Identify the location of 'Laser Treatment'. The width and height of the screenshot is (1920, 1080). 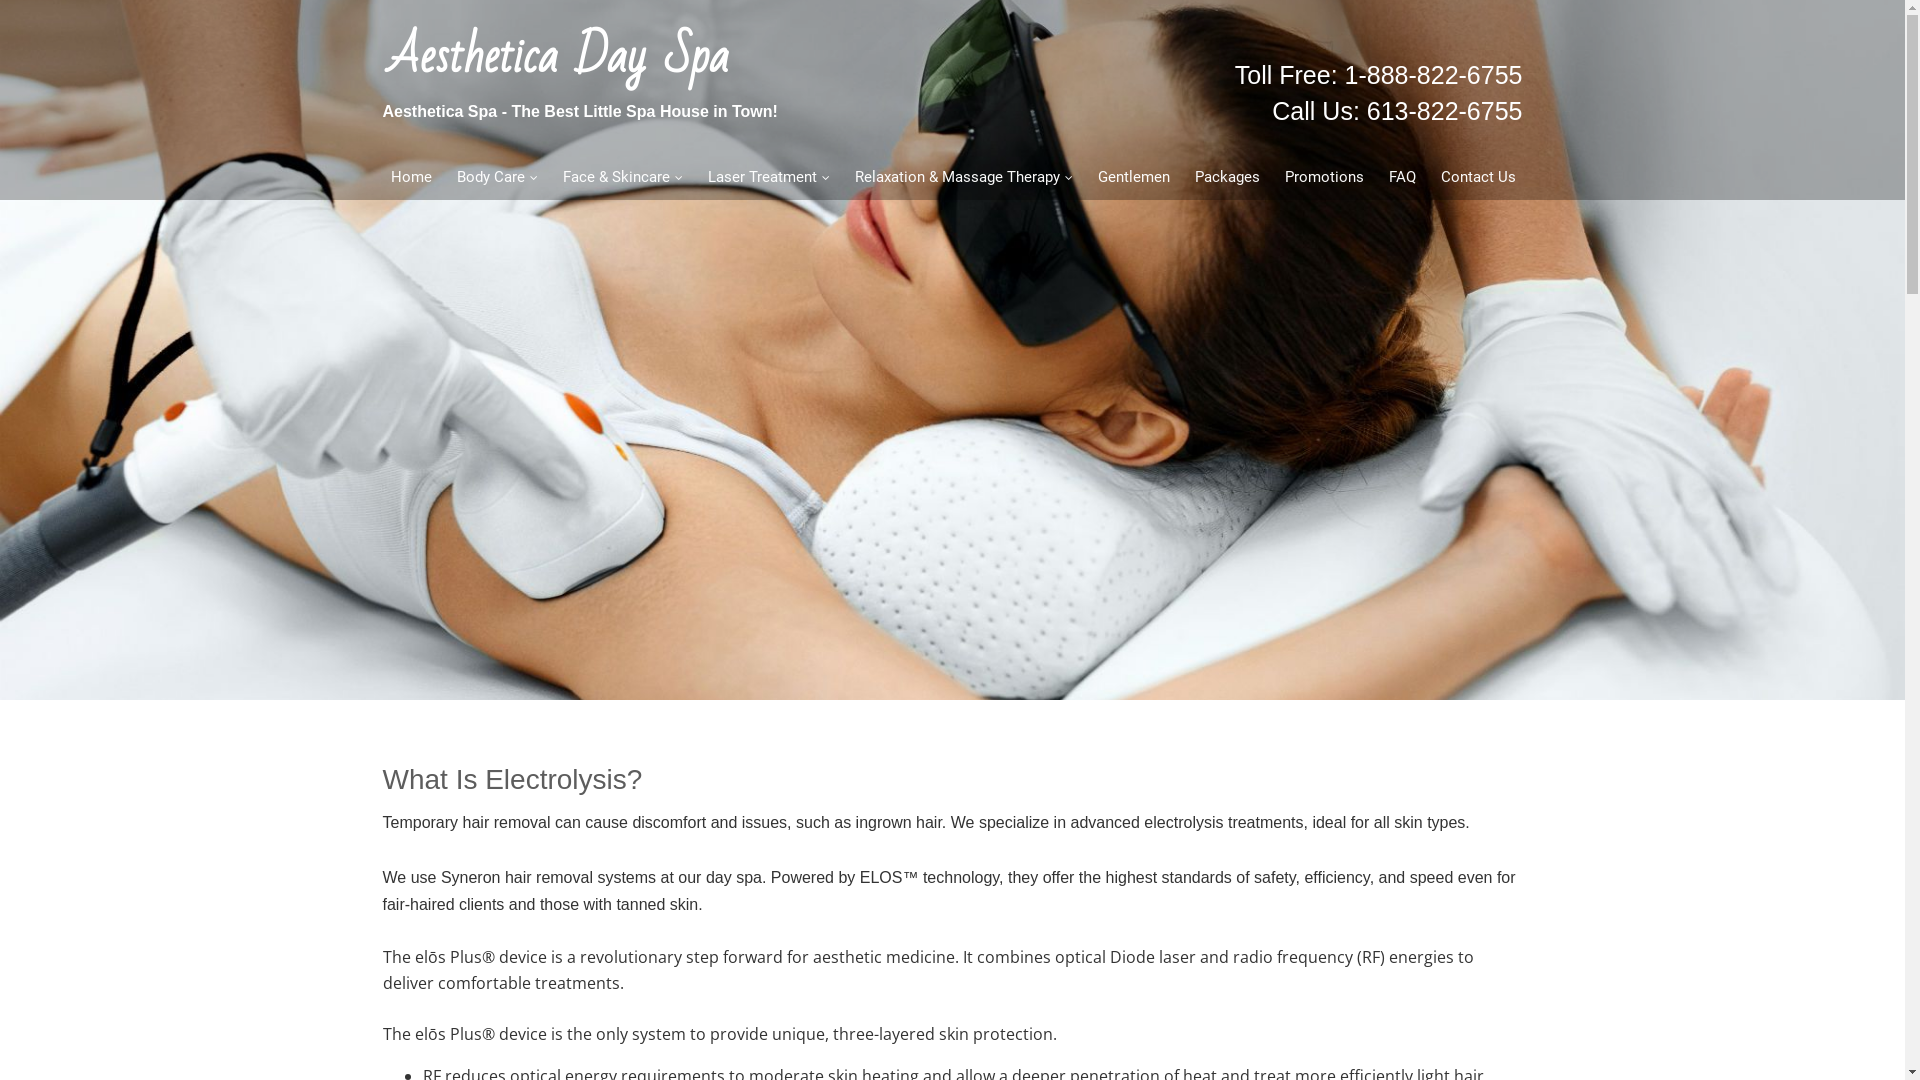
(766, 176).